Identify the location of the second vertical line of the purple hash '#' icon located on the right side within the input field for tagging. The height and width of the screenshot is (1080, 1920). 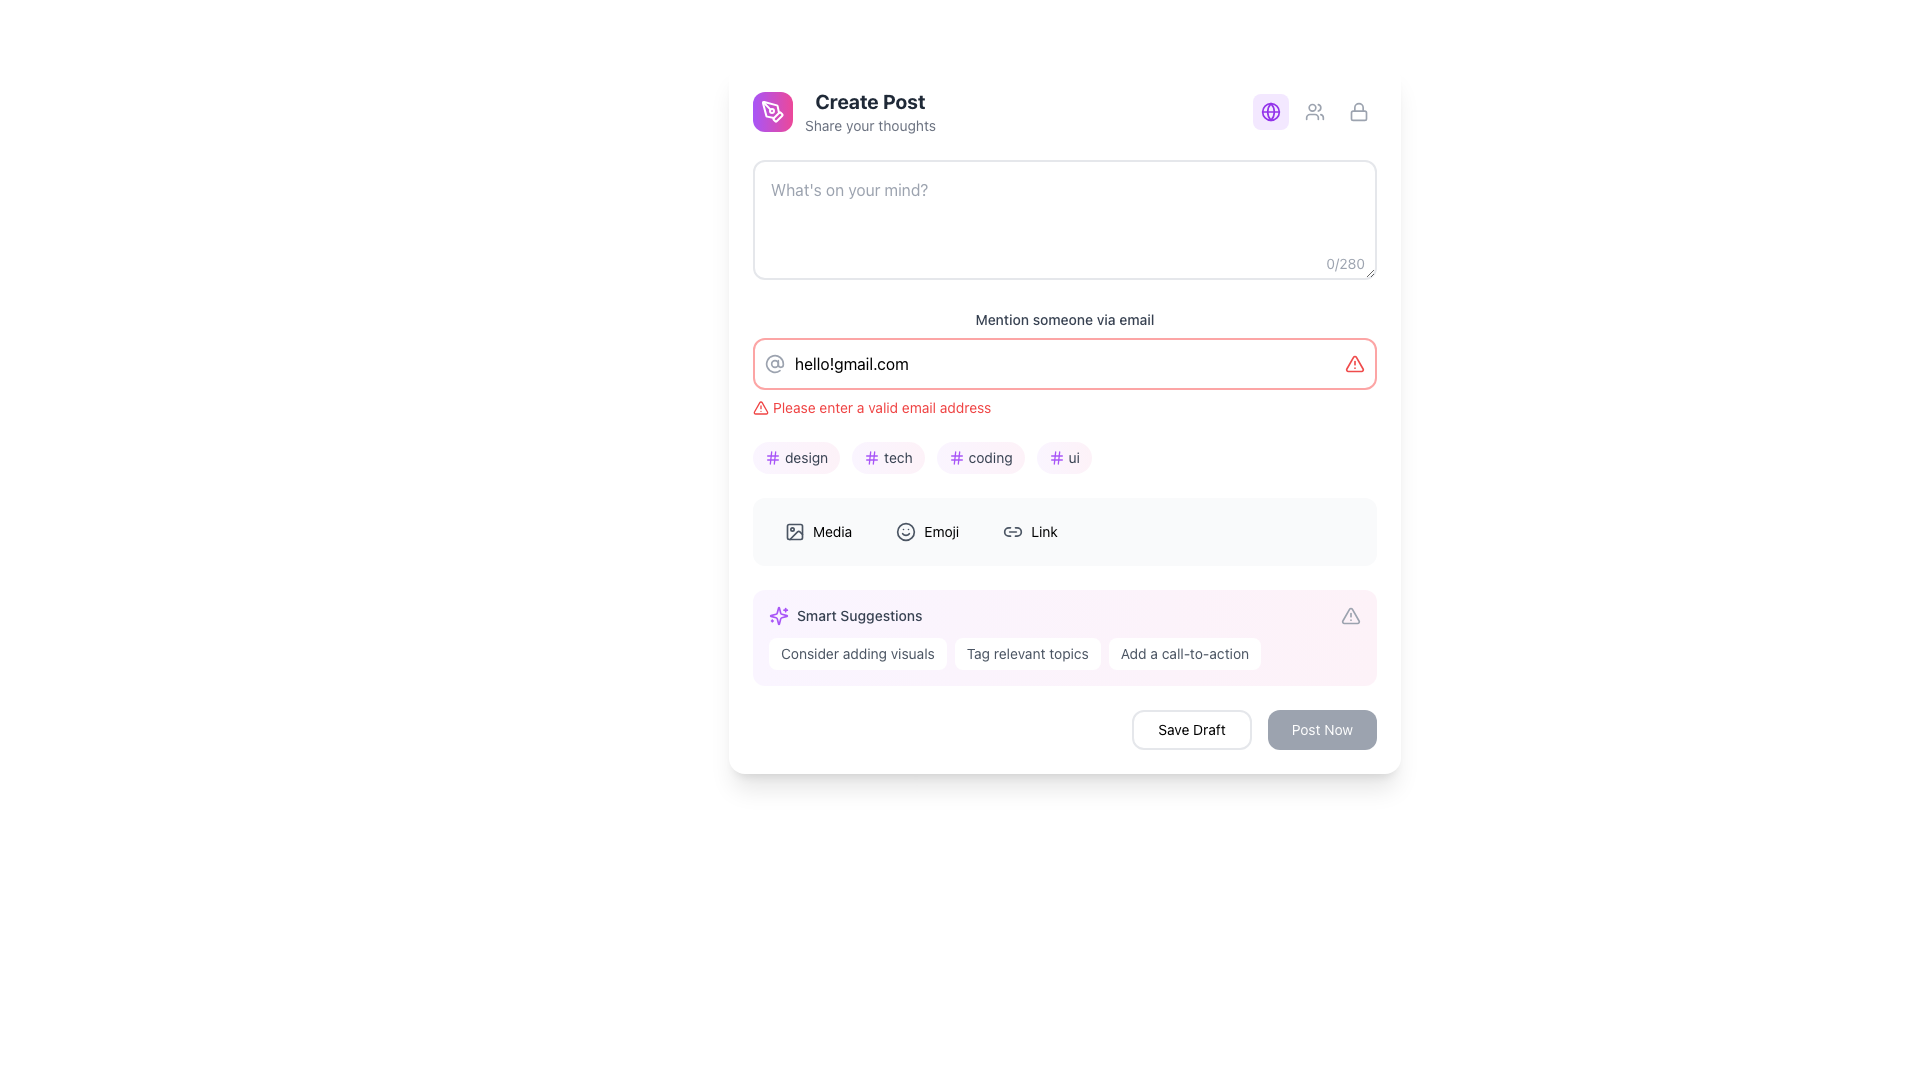
(1057, 458).